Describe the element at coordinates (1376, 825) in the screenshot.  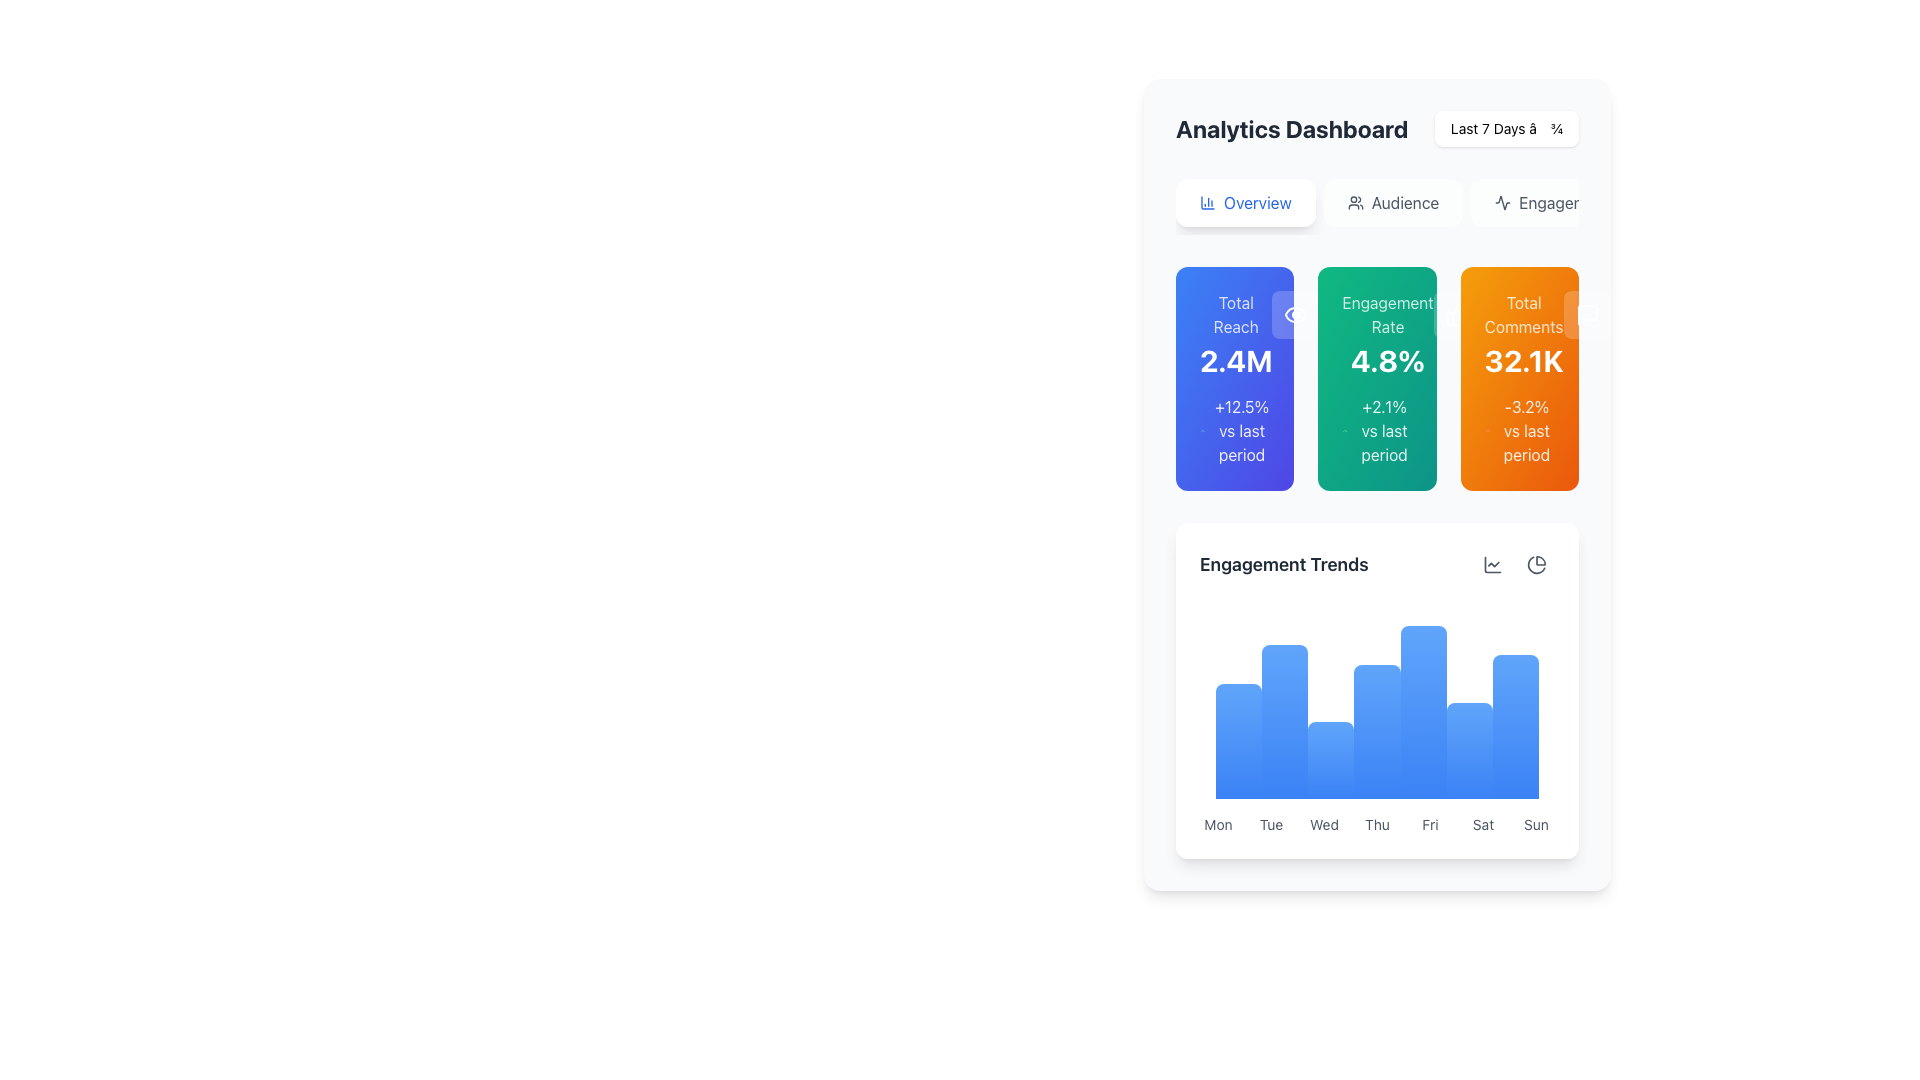
I see `the text label 'Thu' in the Engagement Trends section` at that location.